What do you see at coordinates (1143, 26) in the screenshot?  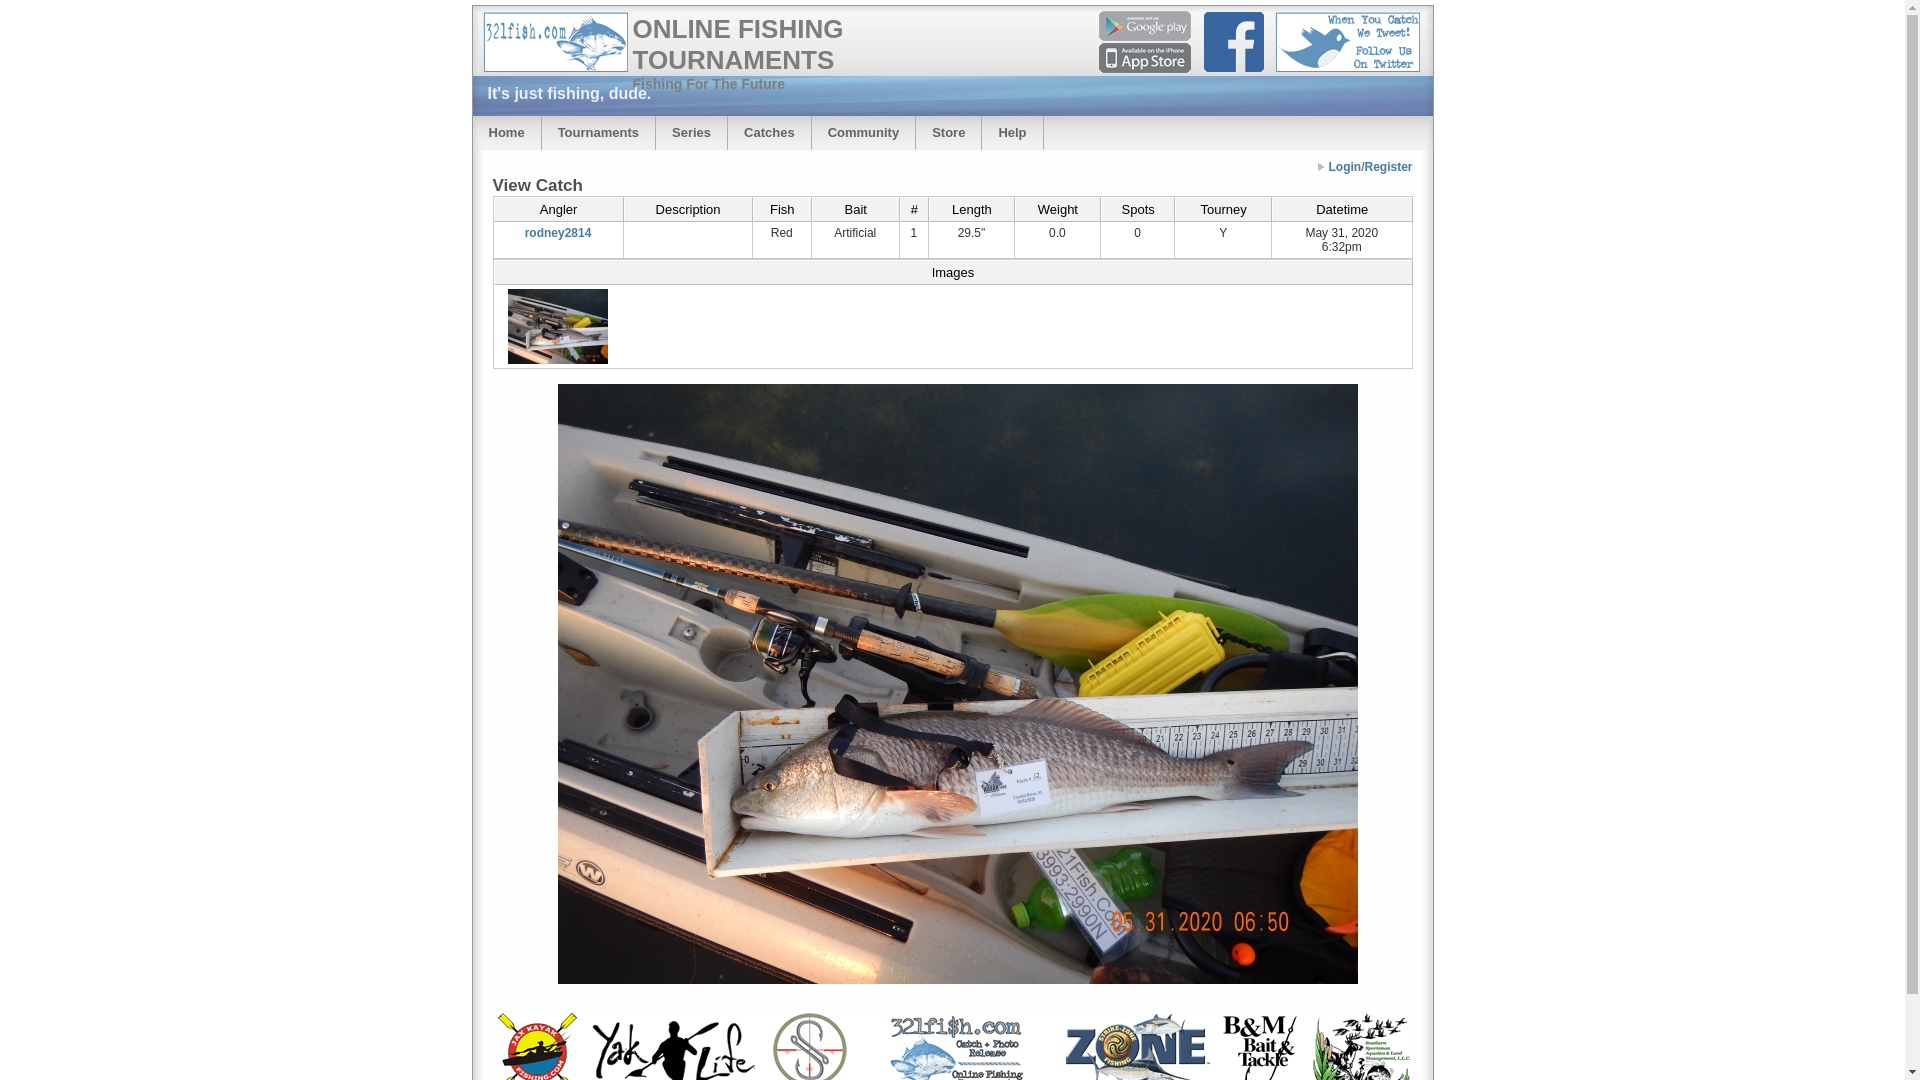 I see `'App at Google PlayStore'` at bounding box center [1143, 26].